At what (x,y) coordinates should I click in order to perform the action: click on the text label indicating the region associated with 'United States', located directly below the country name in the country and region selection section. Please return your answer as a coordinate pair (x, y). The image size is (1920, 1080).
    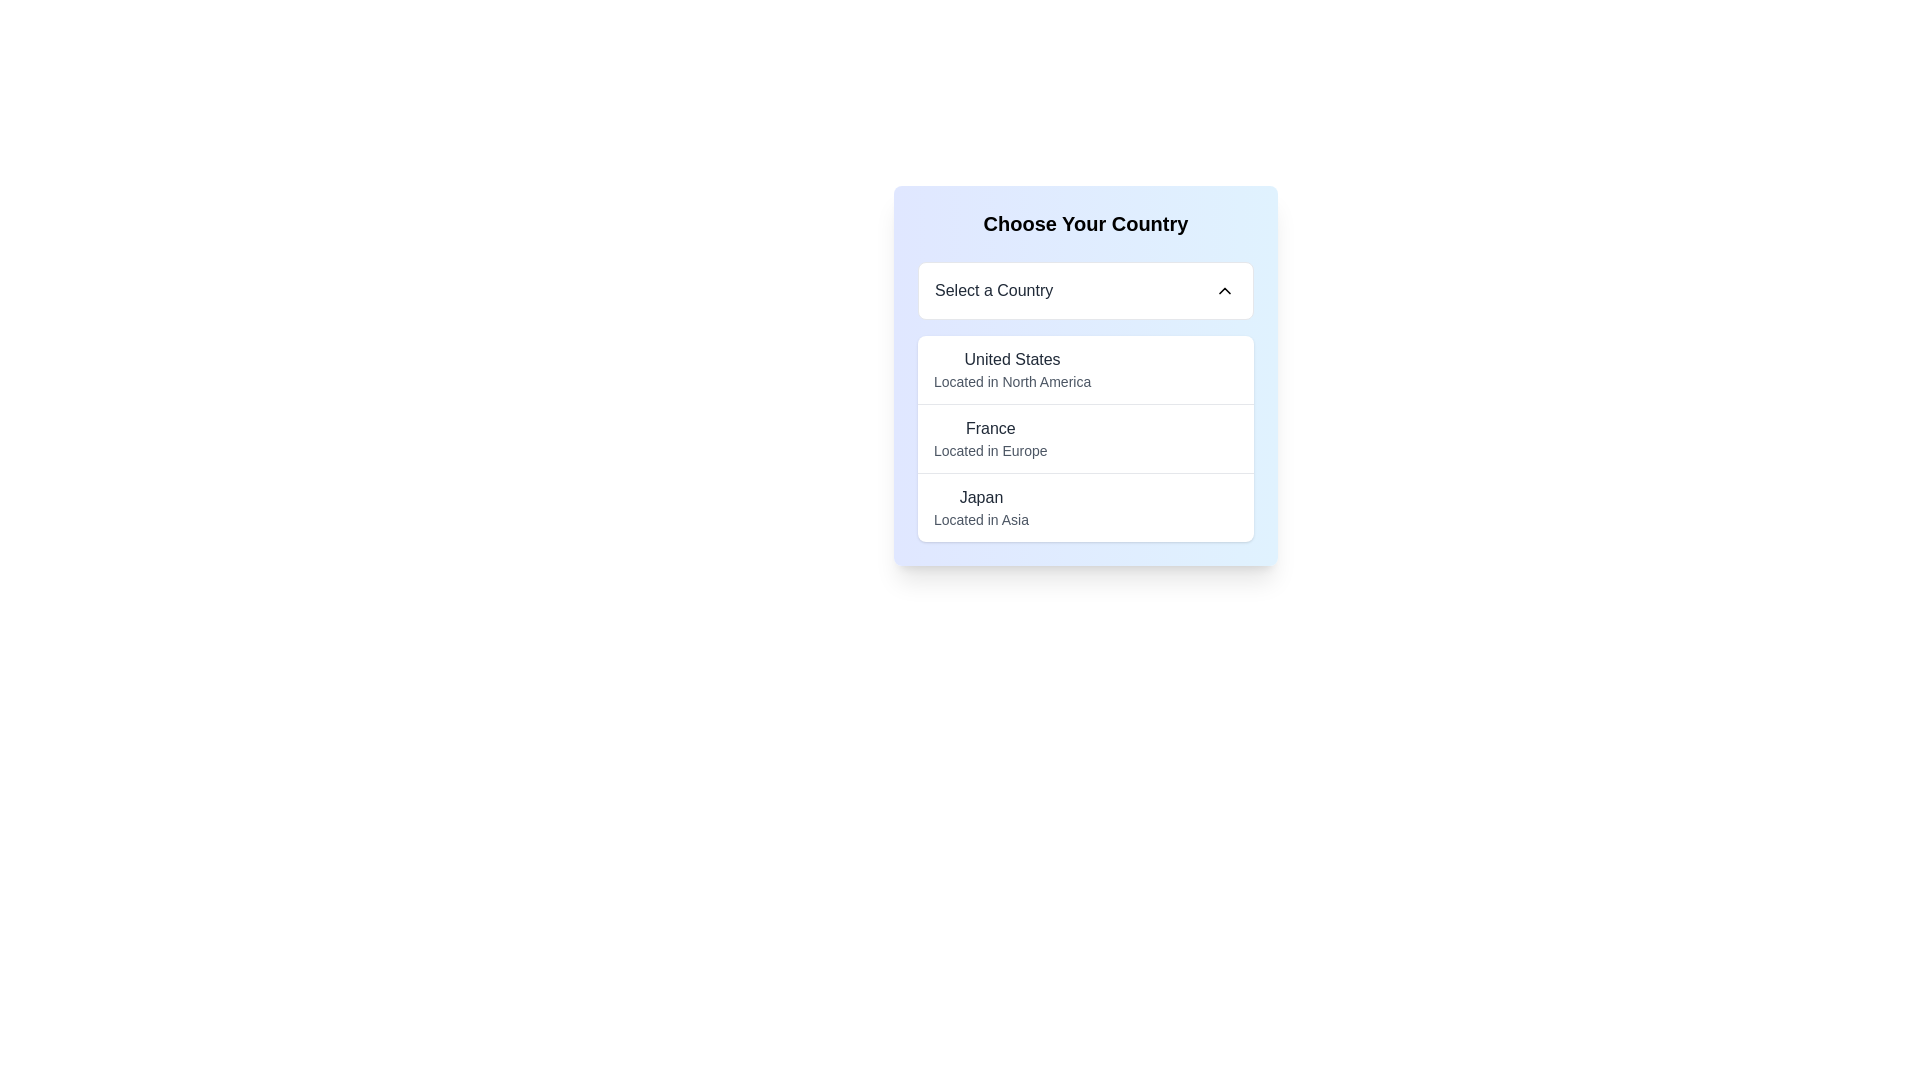
    Looking at the image, I should click on (1012, 381).